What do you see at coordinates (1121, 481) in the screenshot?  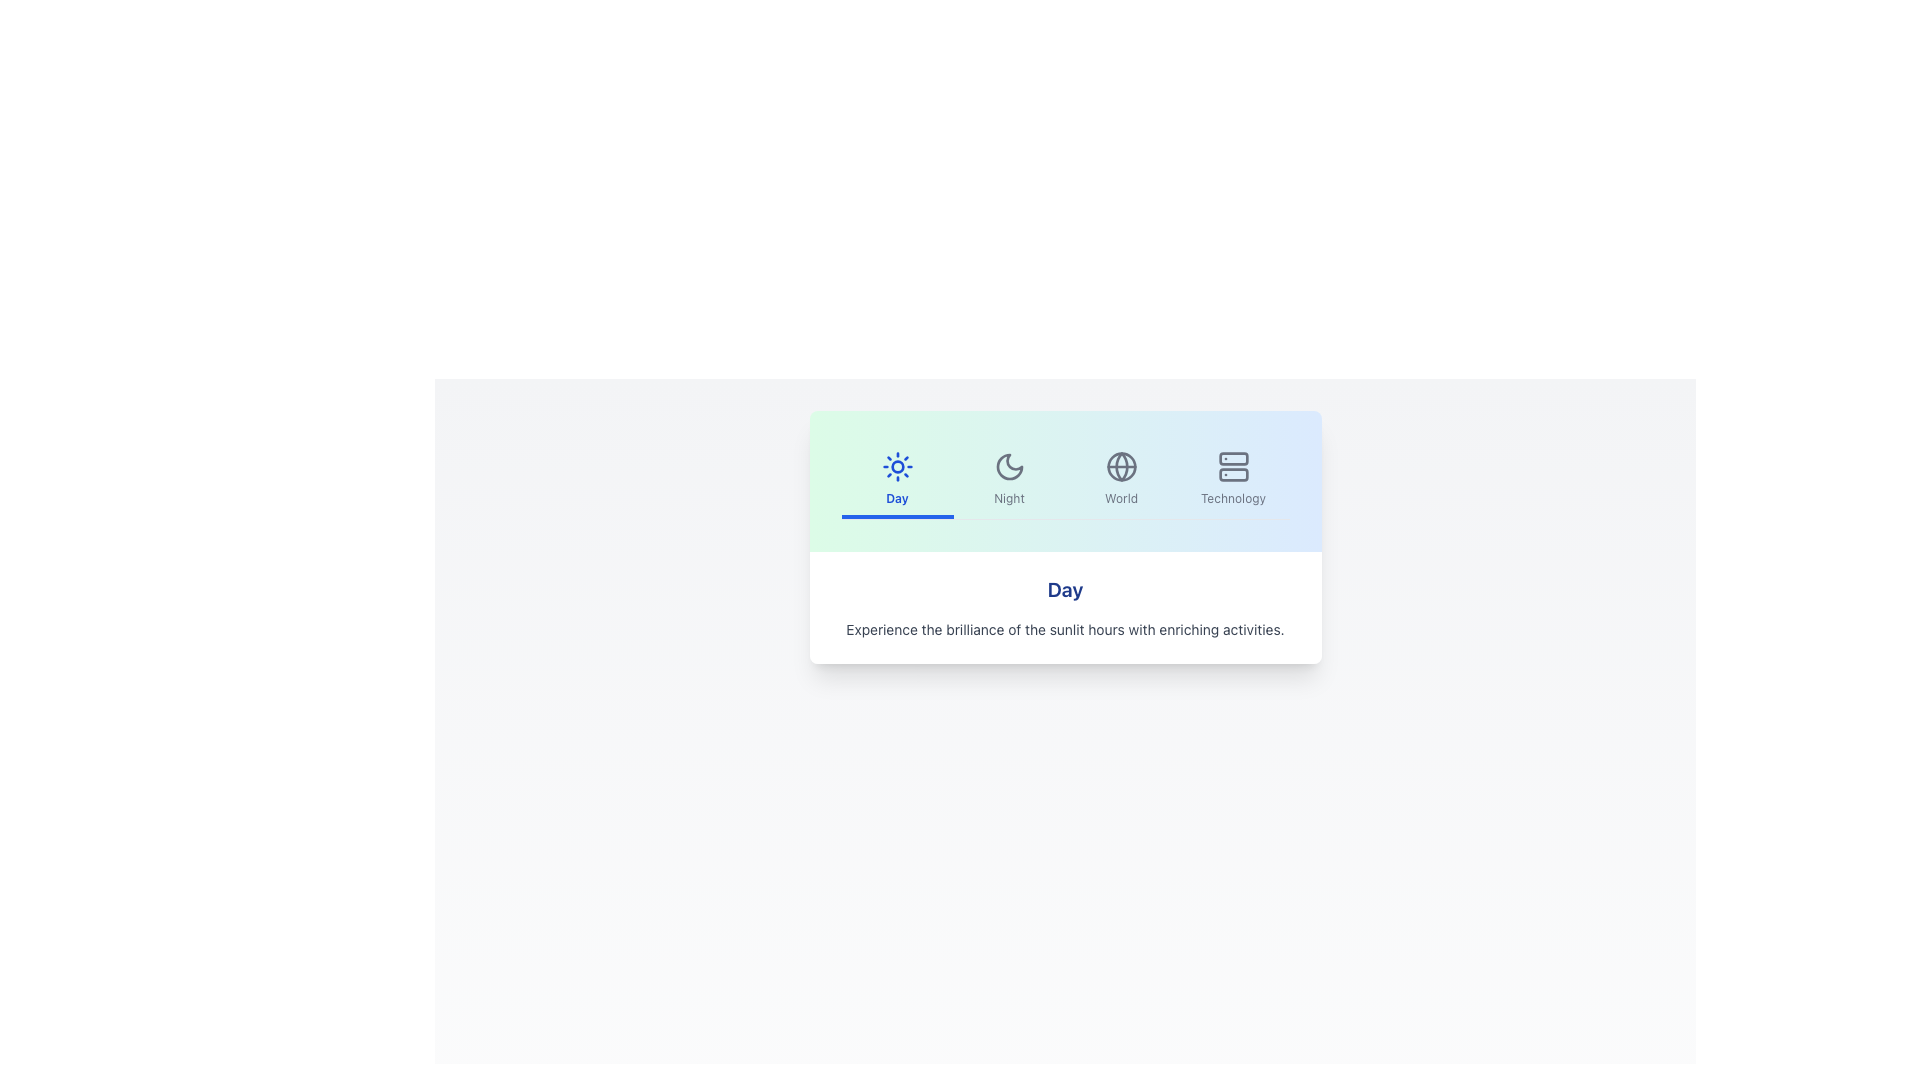 I see `the 'World' button, which is represented by a grey globe icon and located as the third option in a horizontal menu bar` at bounding box center [1121, 481].